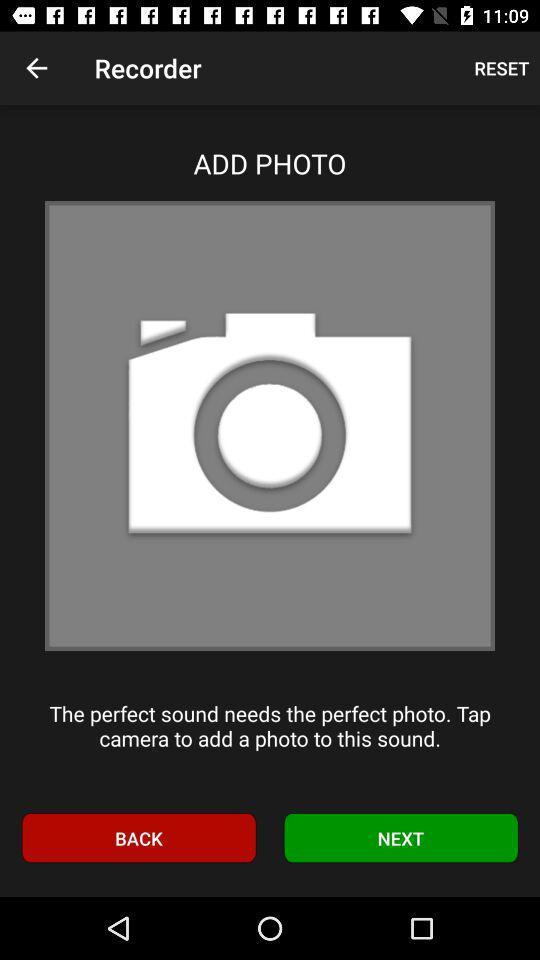 The width and height of the screenshot is (540, 960). What do you see at coordinates (401, 838) in the screenshot?
I see `the item next to the back item` at bounding box center [401, 838].